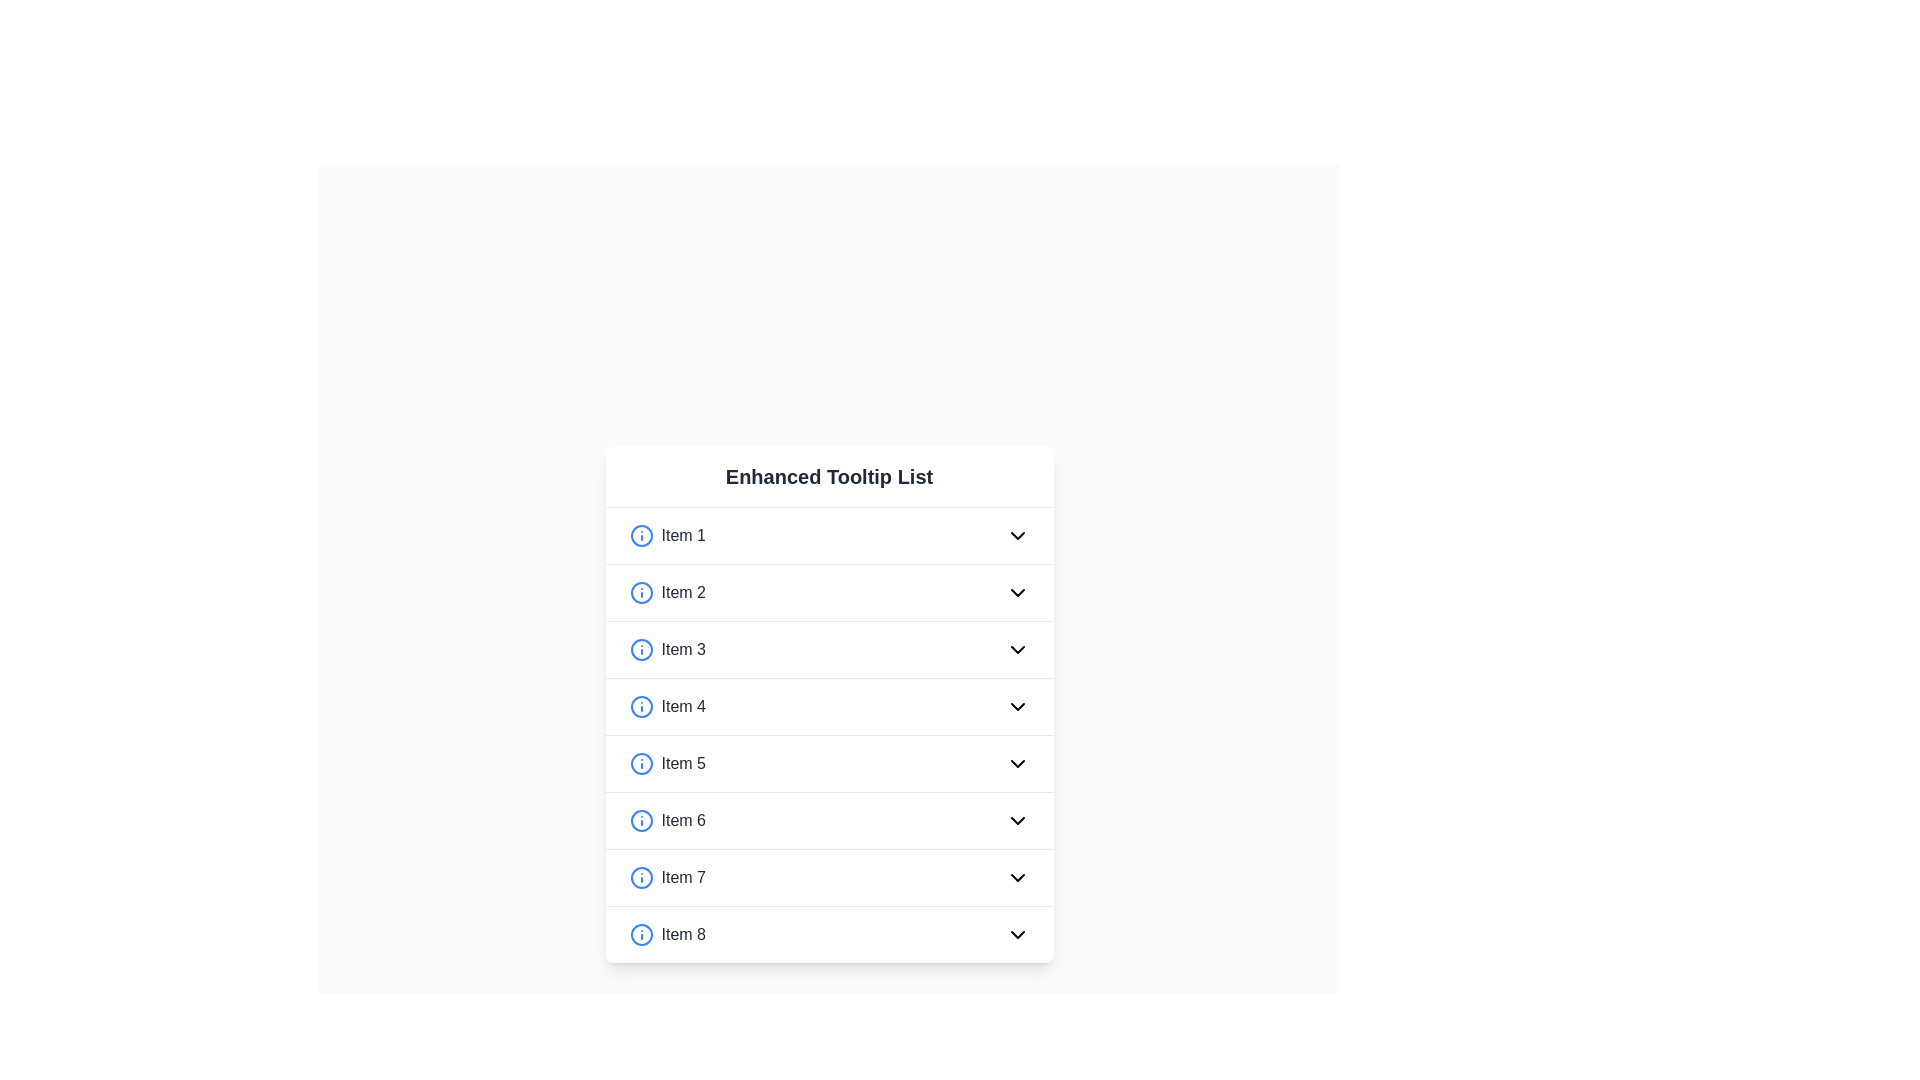 This screenshot has width=1920, height=1080. I want to click on the medium blue circle element of the SVG info icon located to the left of 'Item 2' in the second row of the vertical list, so click(641, 592).